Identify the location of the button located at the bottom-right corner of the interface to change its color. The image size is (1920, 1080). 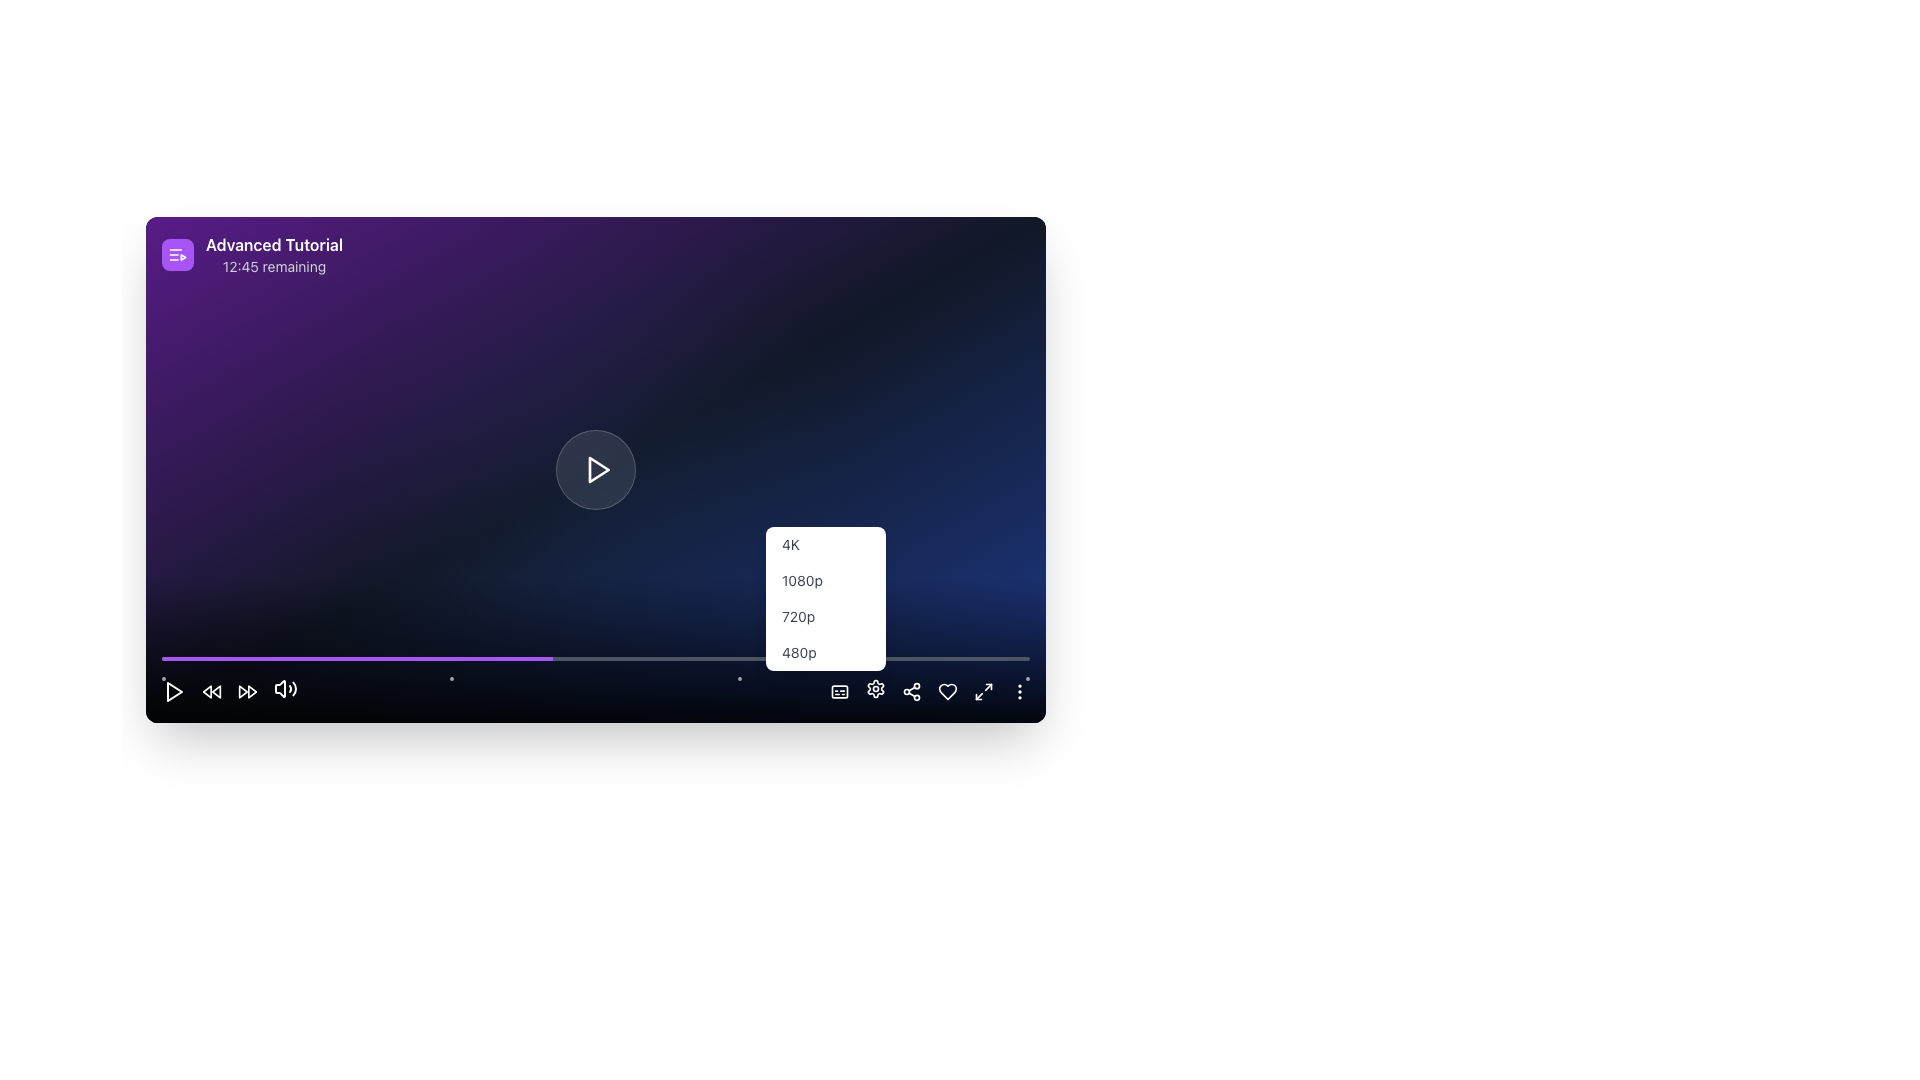
(1019, 690).